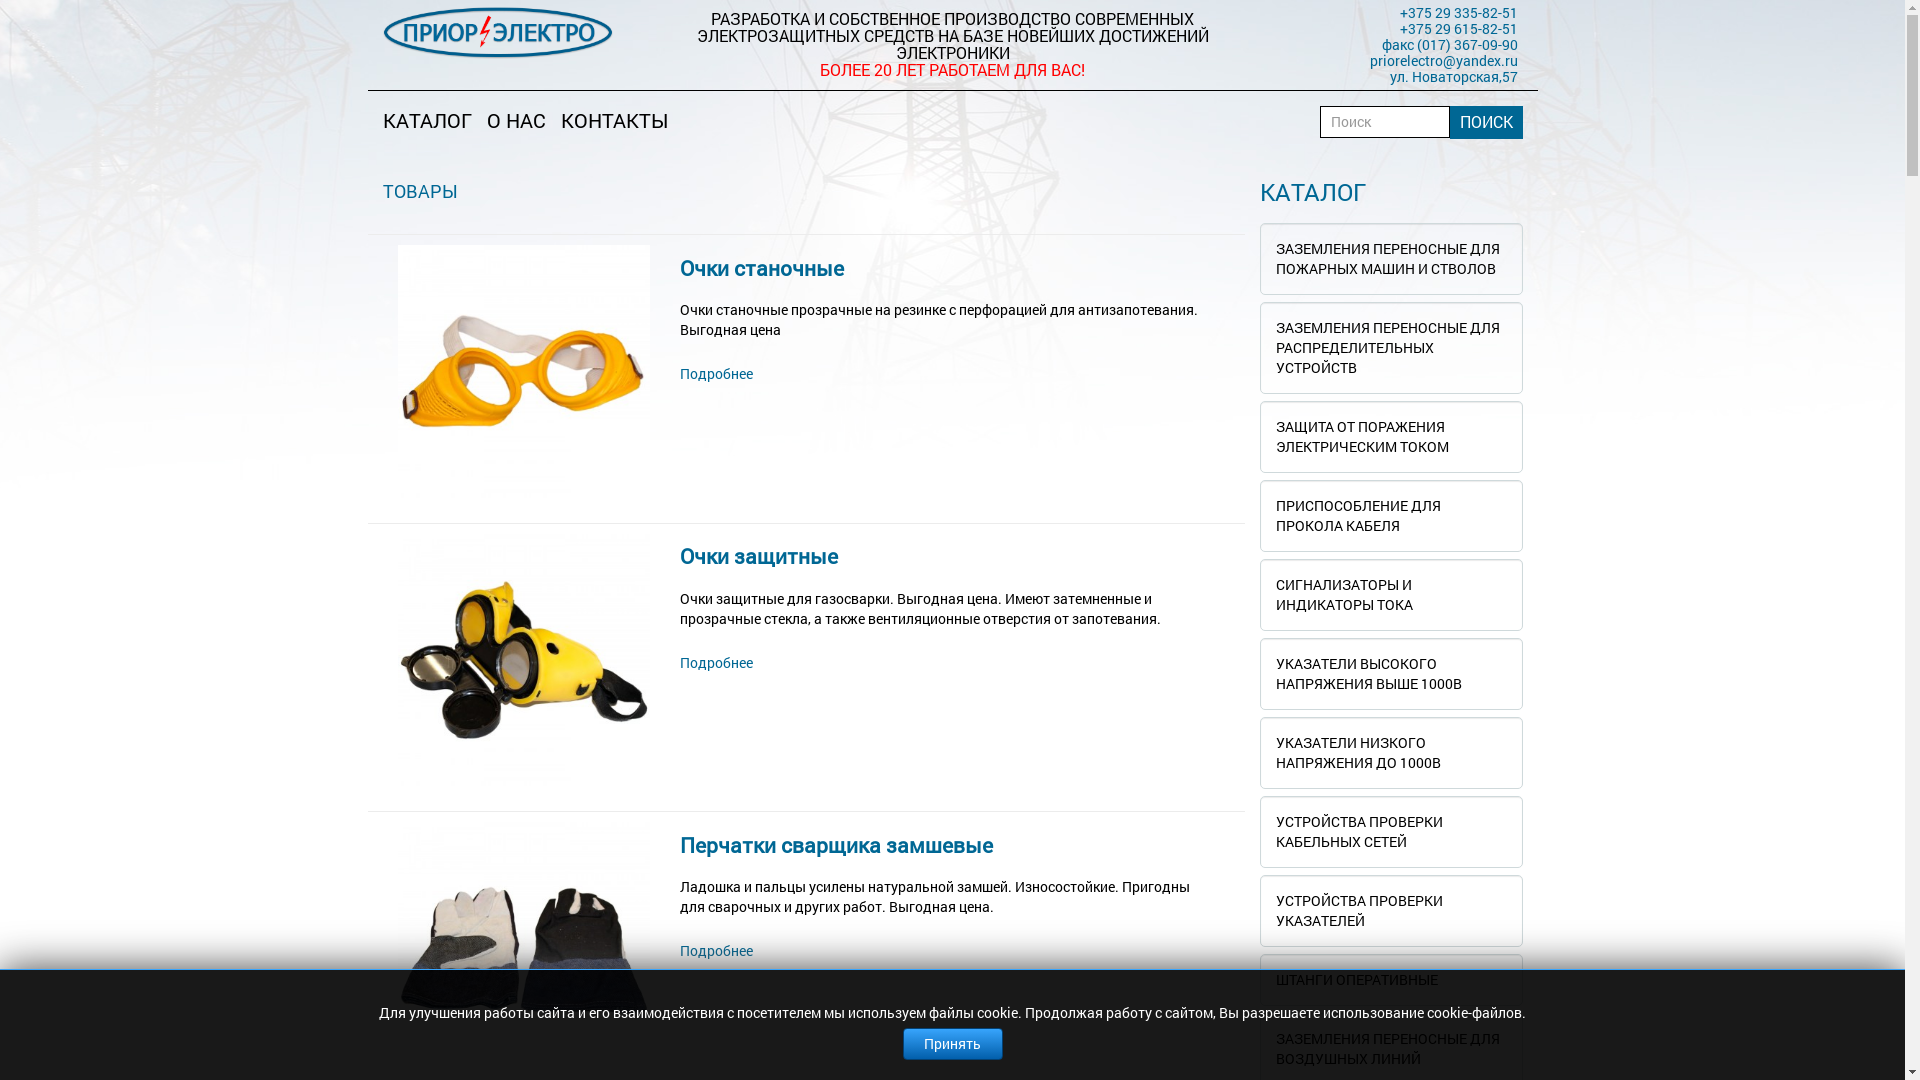 Image resolution: width=1920 pixels, height=1080 pixels. Describe the element at coordinates (1444, 59) in the screenshot. I see `'priorelectro@yandex.ru'` at that location.